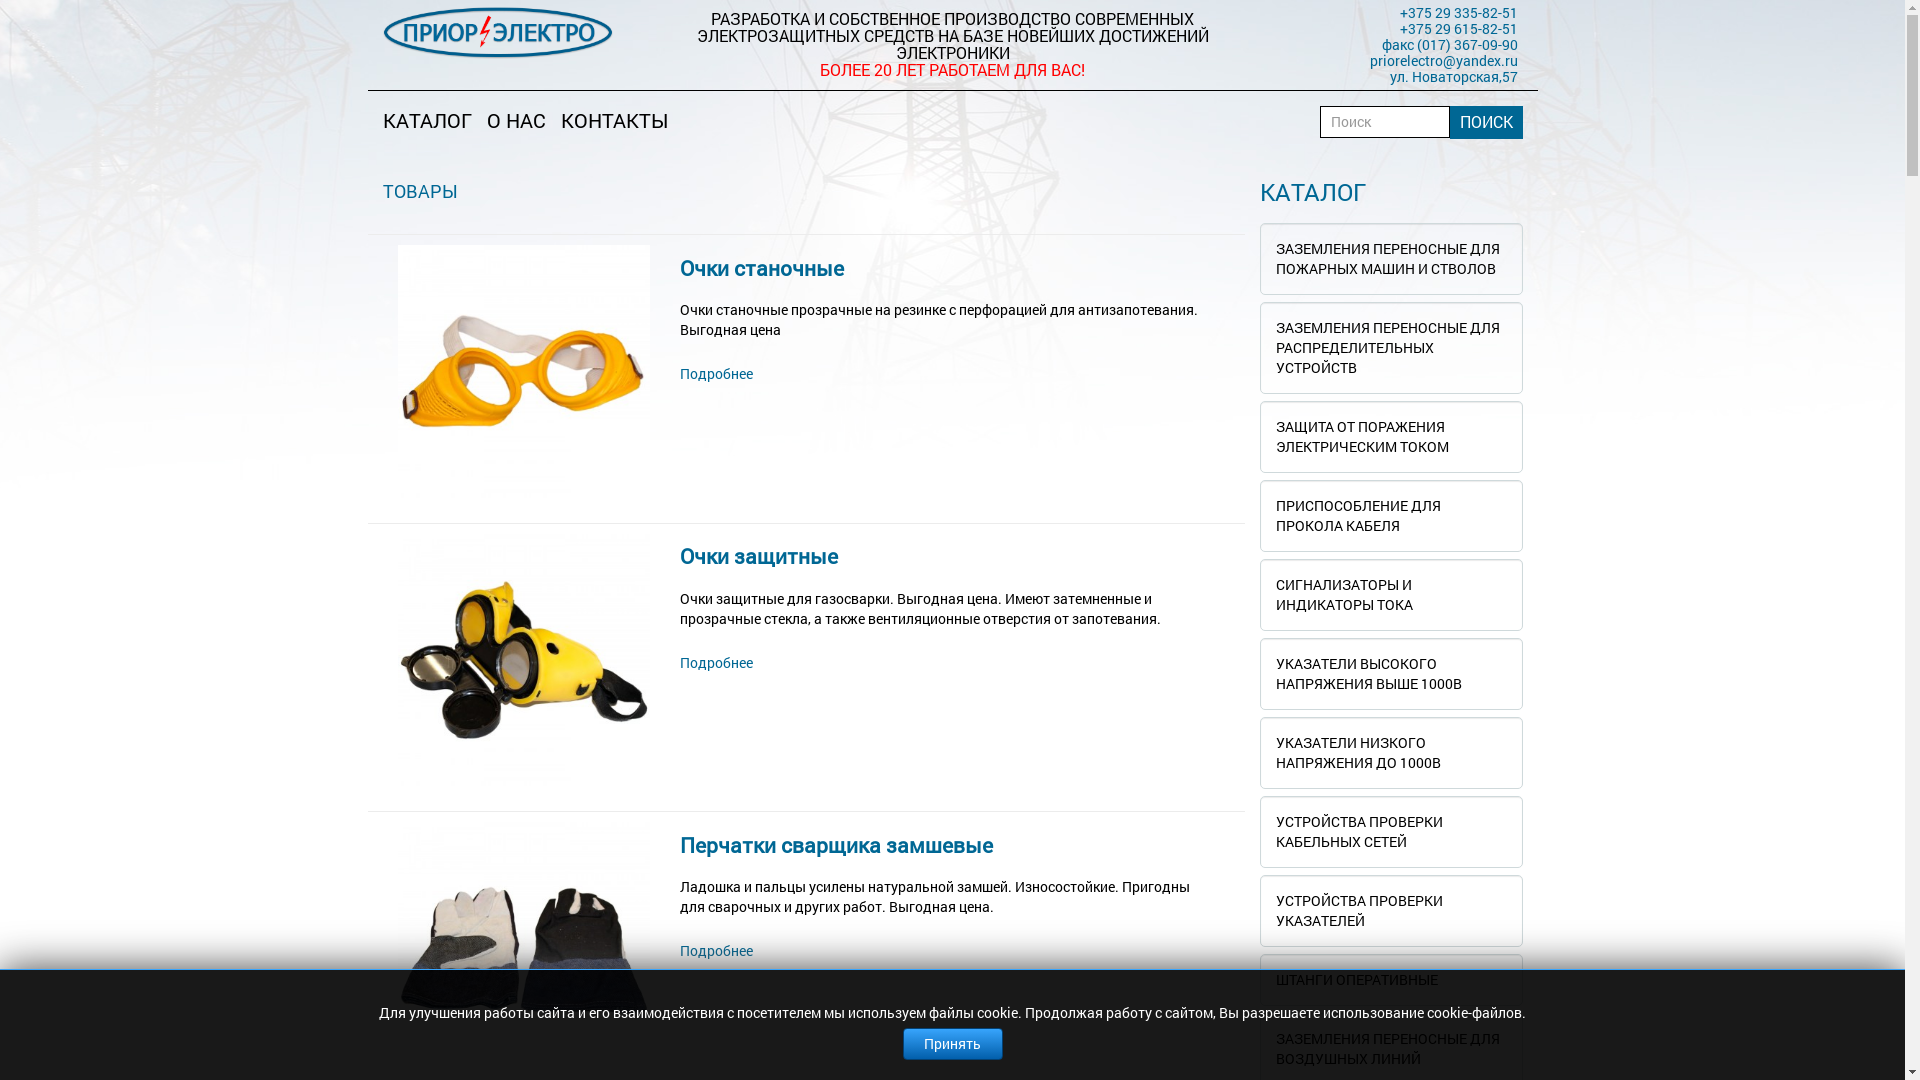 Image resolution: width=1920 pixels, height=1080 pixels. Describe the element at coordinates (1444, 59) in the screenshot. I see `'priorelectro@yandex.ru'` at that location.